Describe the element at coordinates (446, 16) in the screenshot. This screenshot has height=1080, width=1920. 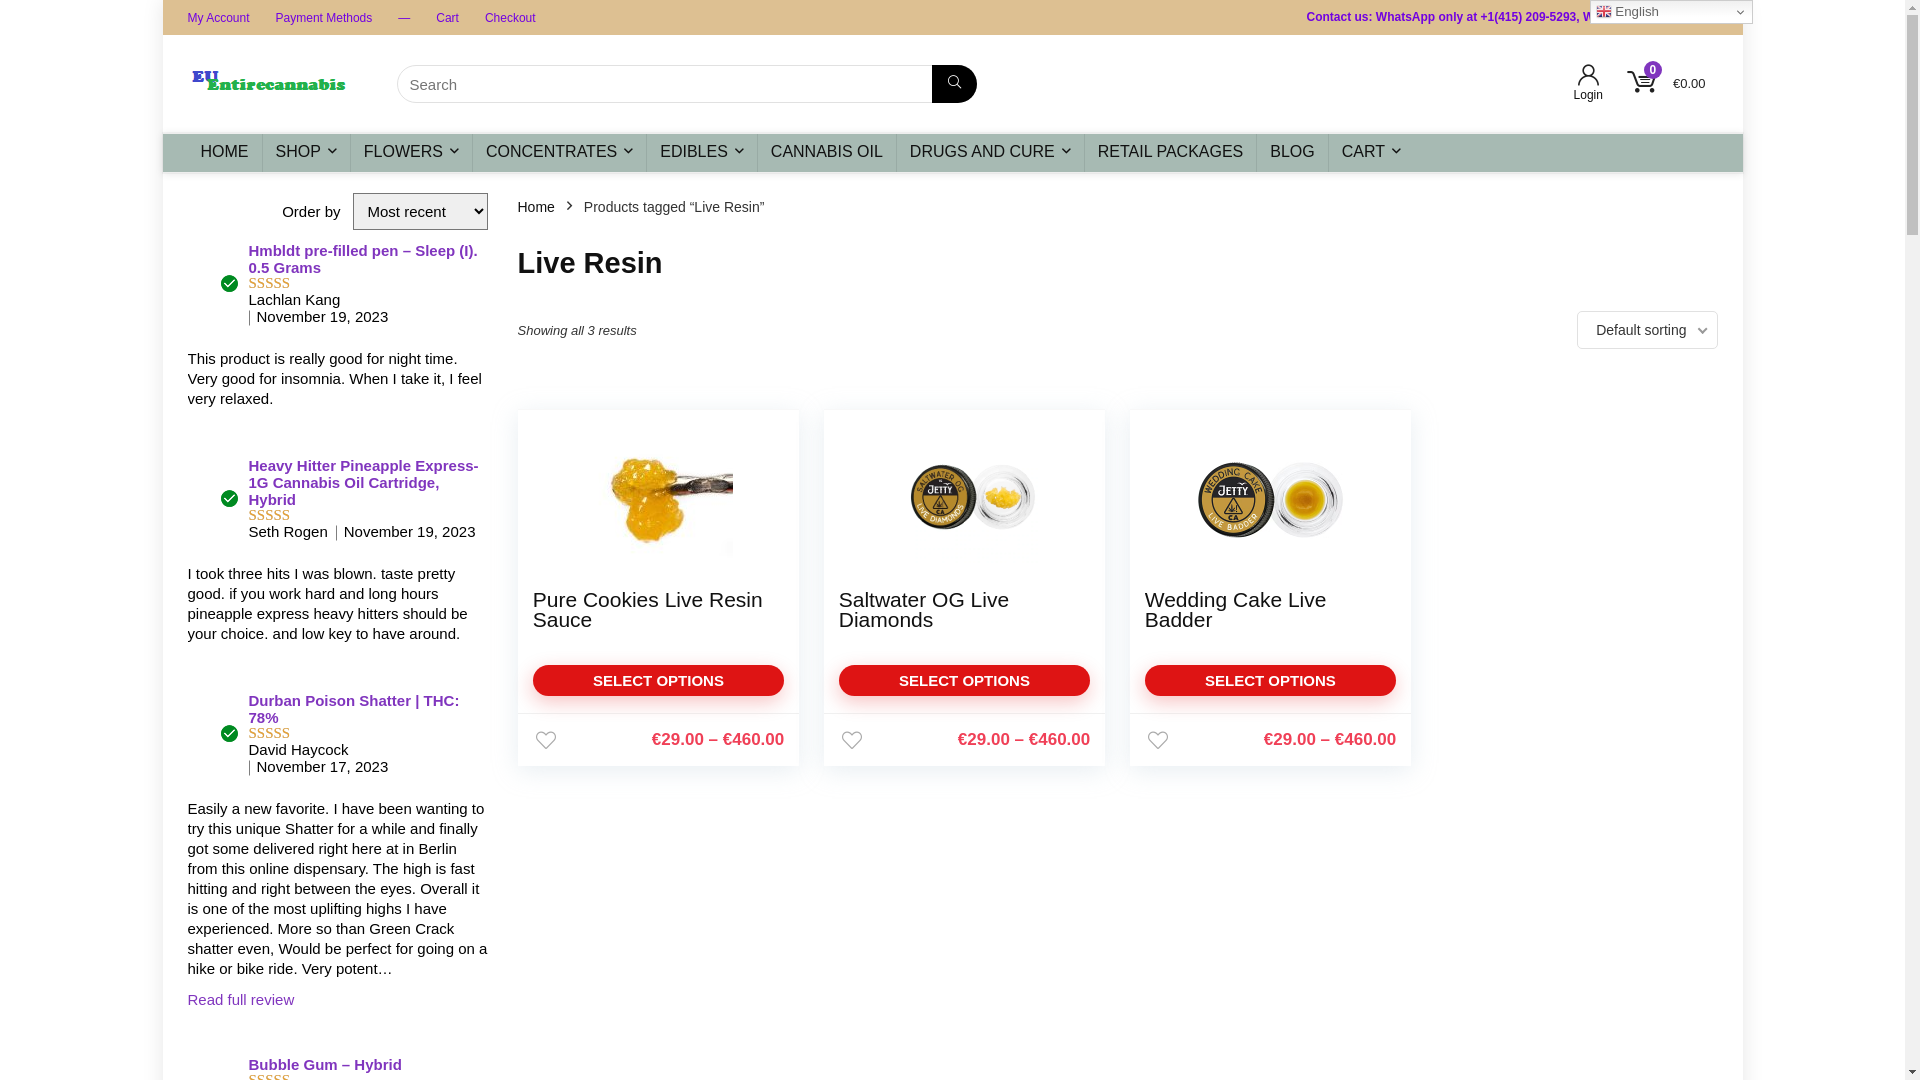
I see `'Cart'` at that location.